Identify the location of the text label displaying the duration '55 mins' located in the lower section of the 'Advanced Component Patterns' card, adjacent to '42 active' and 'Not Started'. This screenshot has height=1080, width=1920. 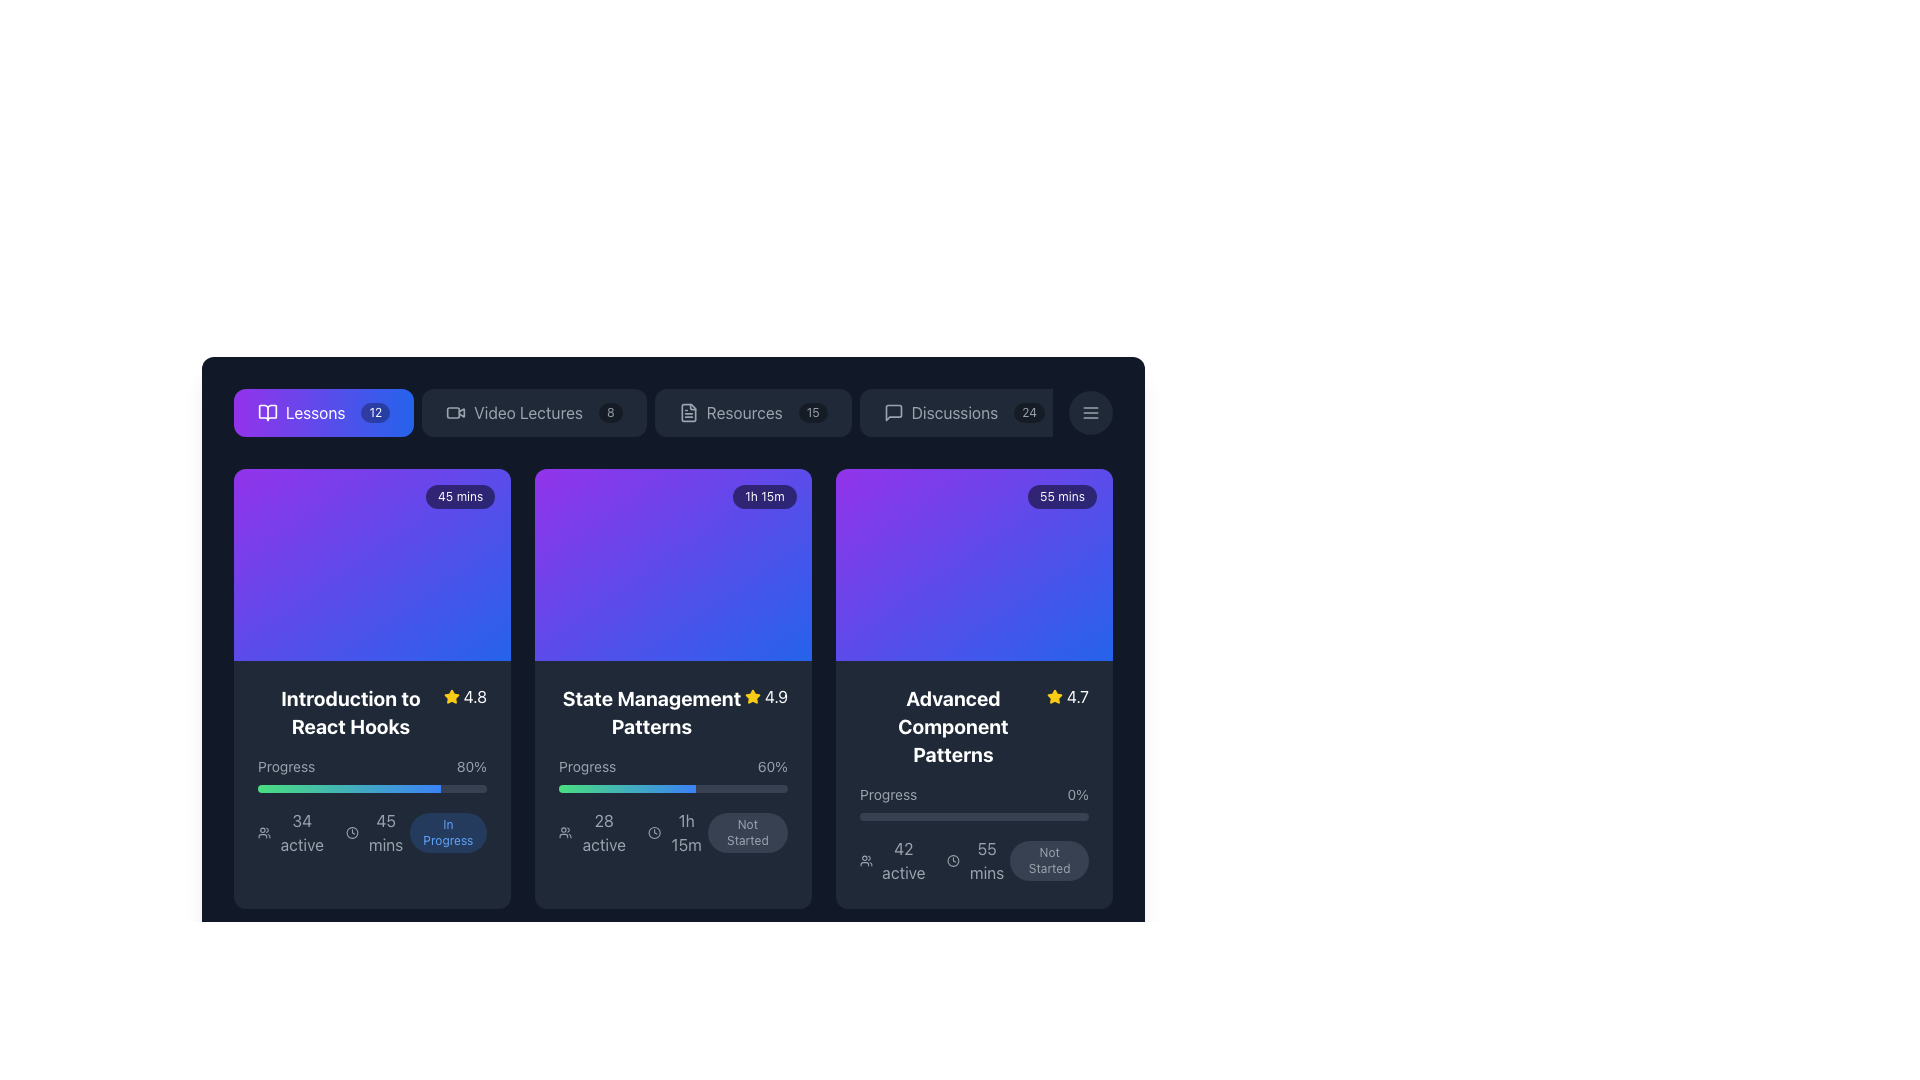
(987, 859).